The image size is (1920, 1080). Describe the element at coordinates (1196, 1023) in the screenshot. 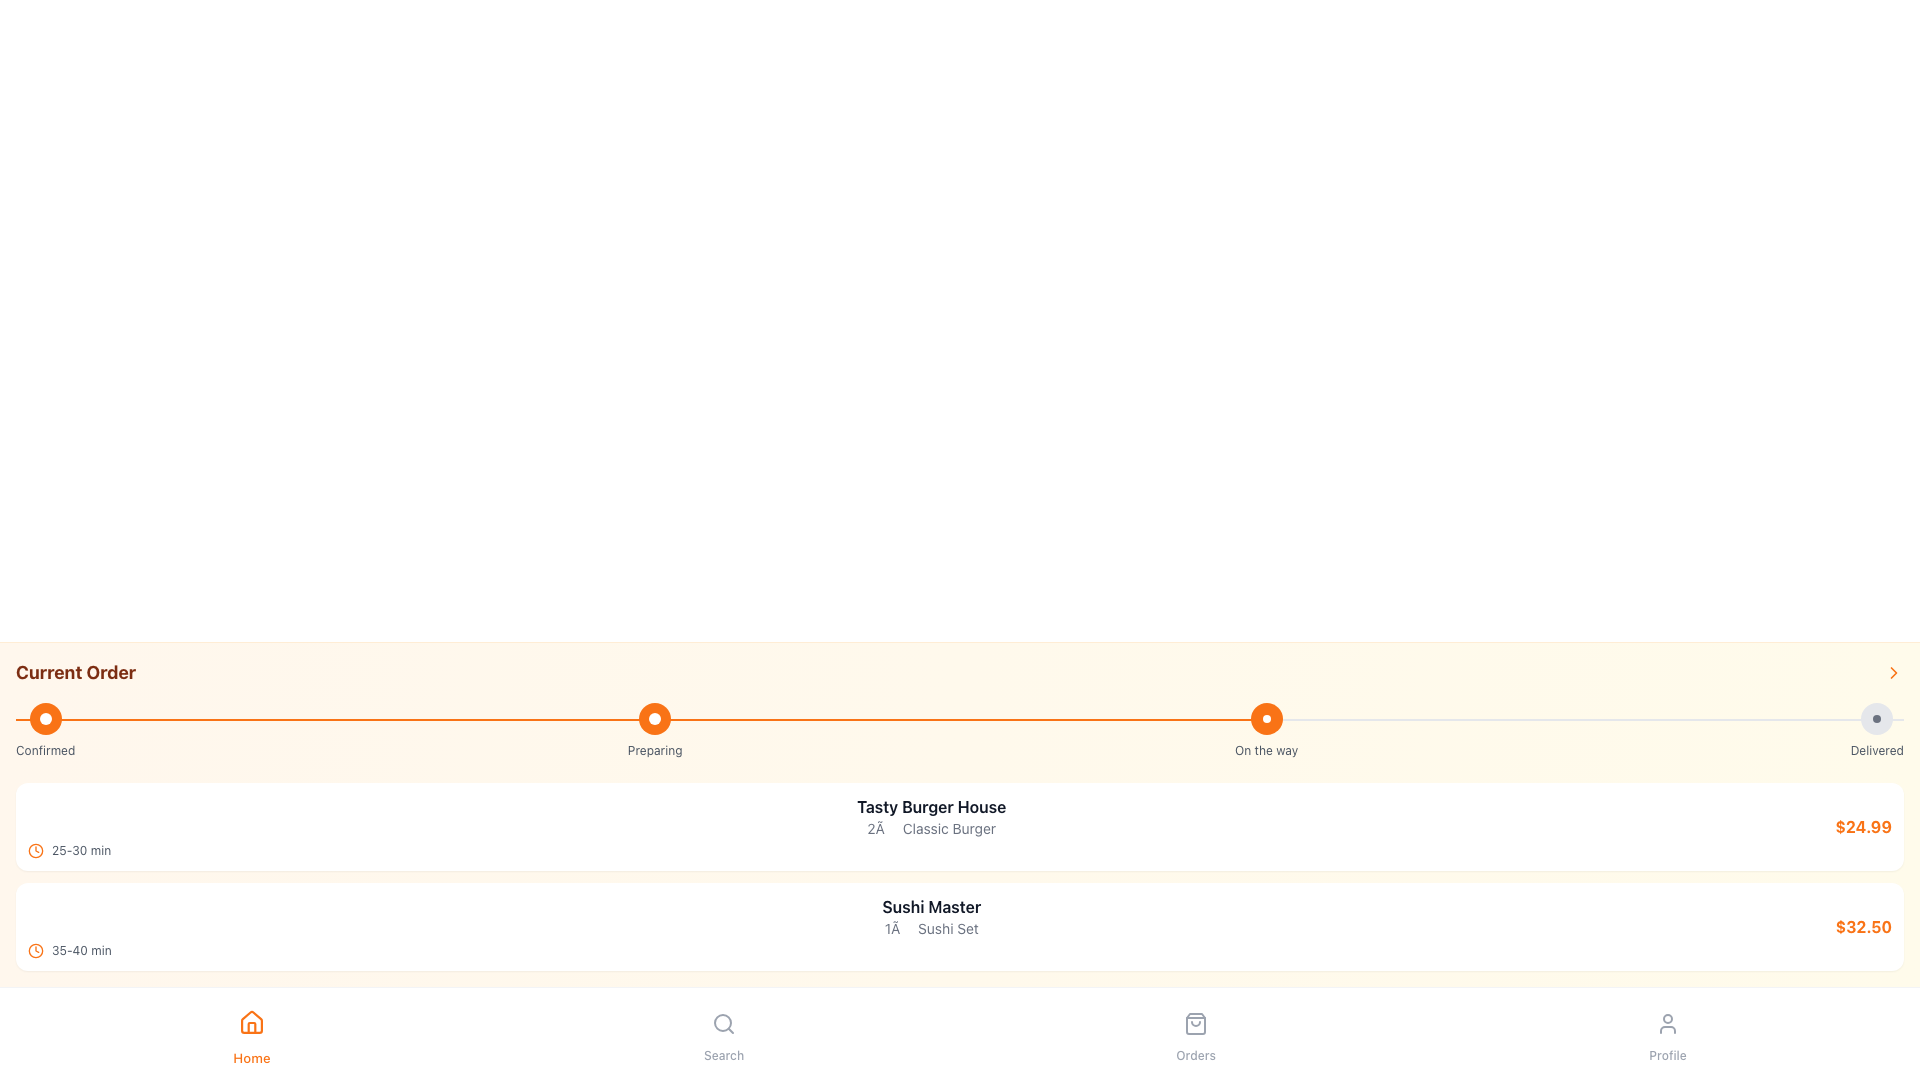

I see `the shopping bag icon located in the bottom navigation bar of the application interface` at that location.